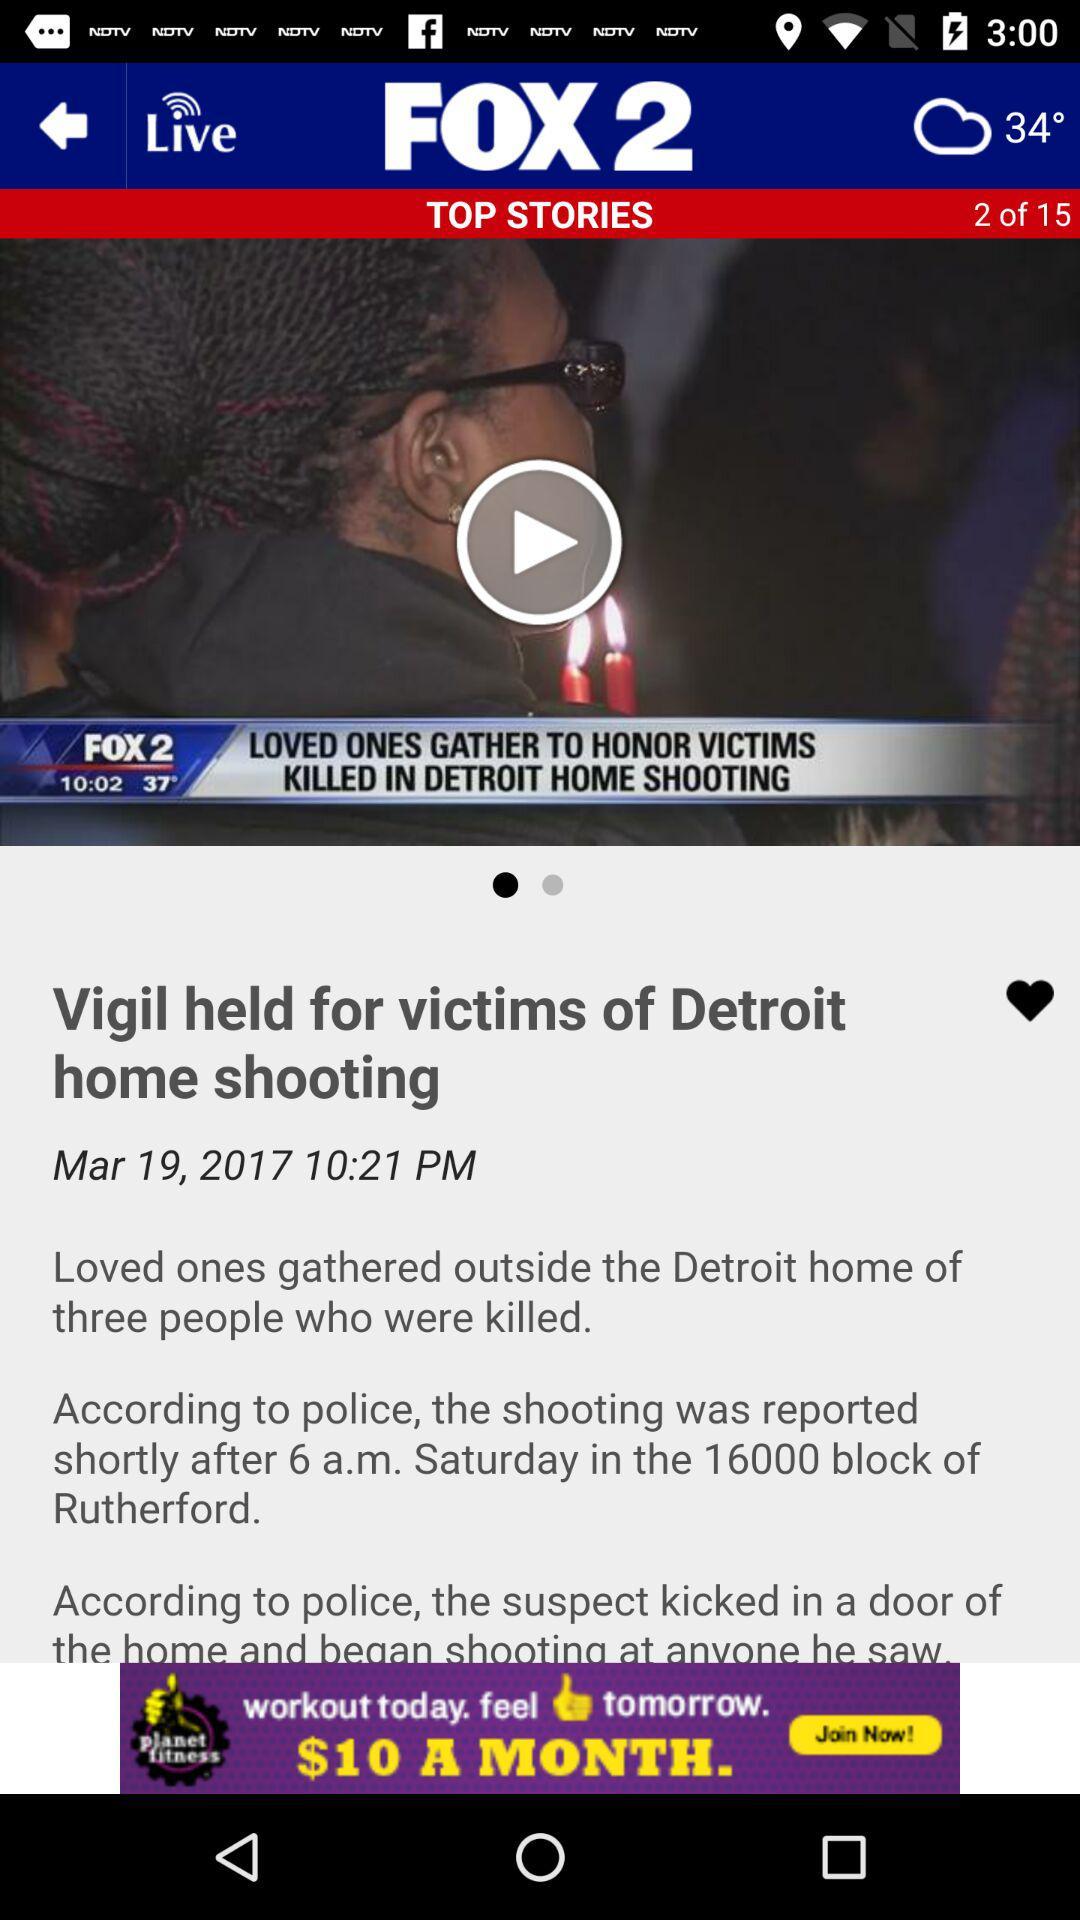 Image resolution: width=1080 pixels, height=1920 pixels. Describe the element at coordinates (1017, 1000) in the screenshot. I see `bookmark favorite` at that location.